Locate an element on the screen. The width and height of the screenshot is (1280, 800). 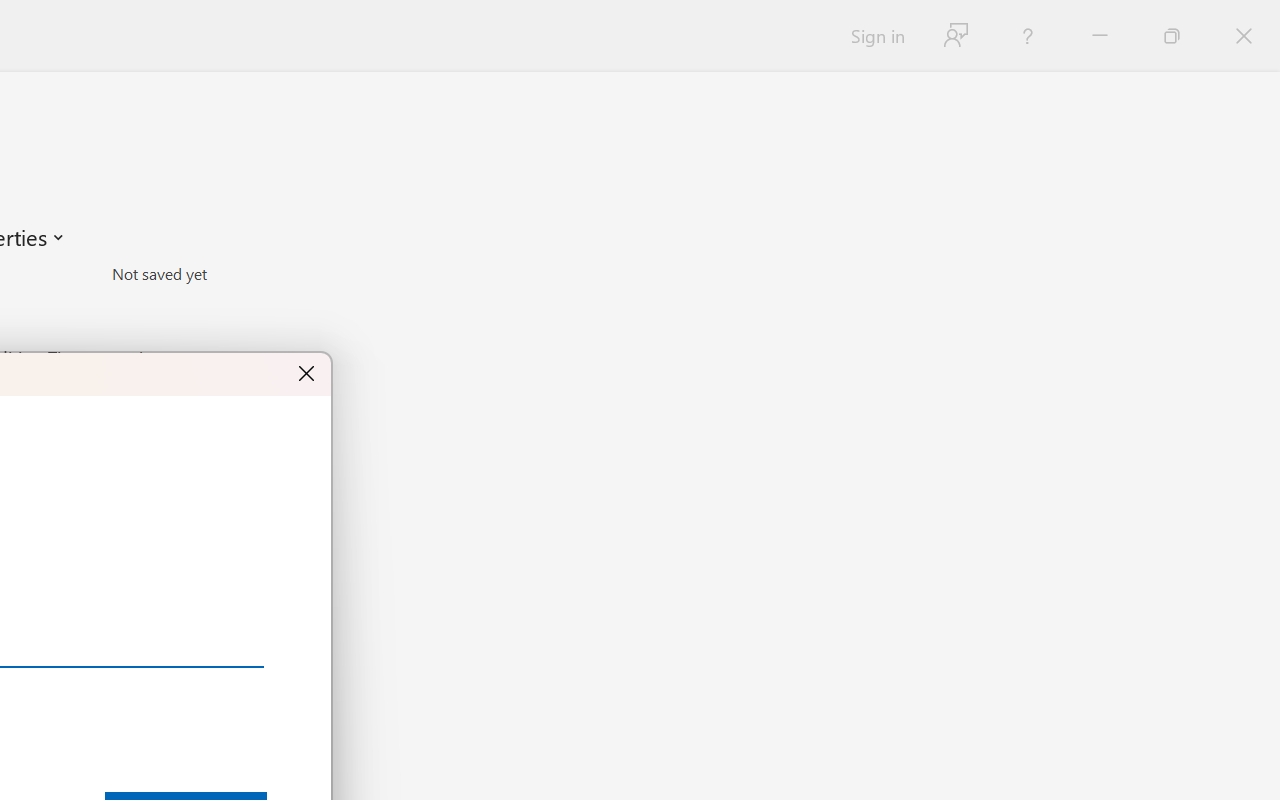
'Sign in' is located at coordinates (876, 34).